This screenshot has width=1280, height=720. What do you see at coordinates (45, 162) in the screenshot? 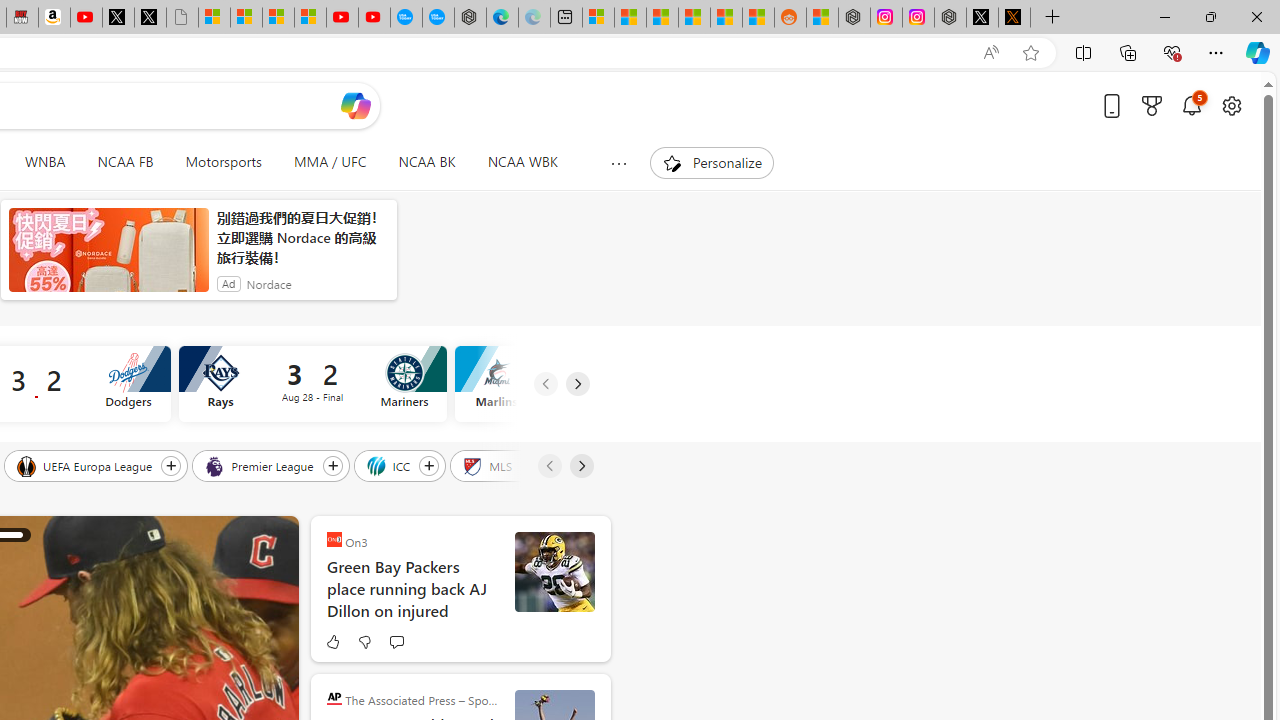
I see `'WNBA'` at bounding box center [45, 162].